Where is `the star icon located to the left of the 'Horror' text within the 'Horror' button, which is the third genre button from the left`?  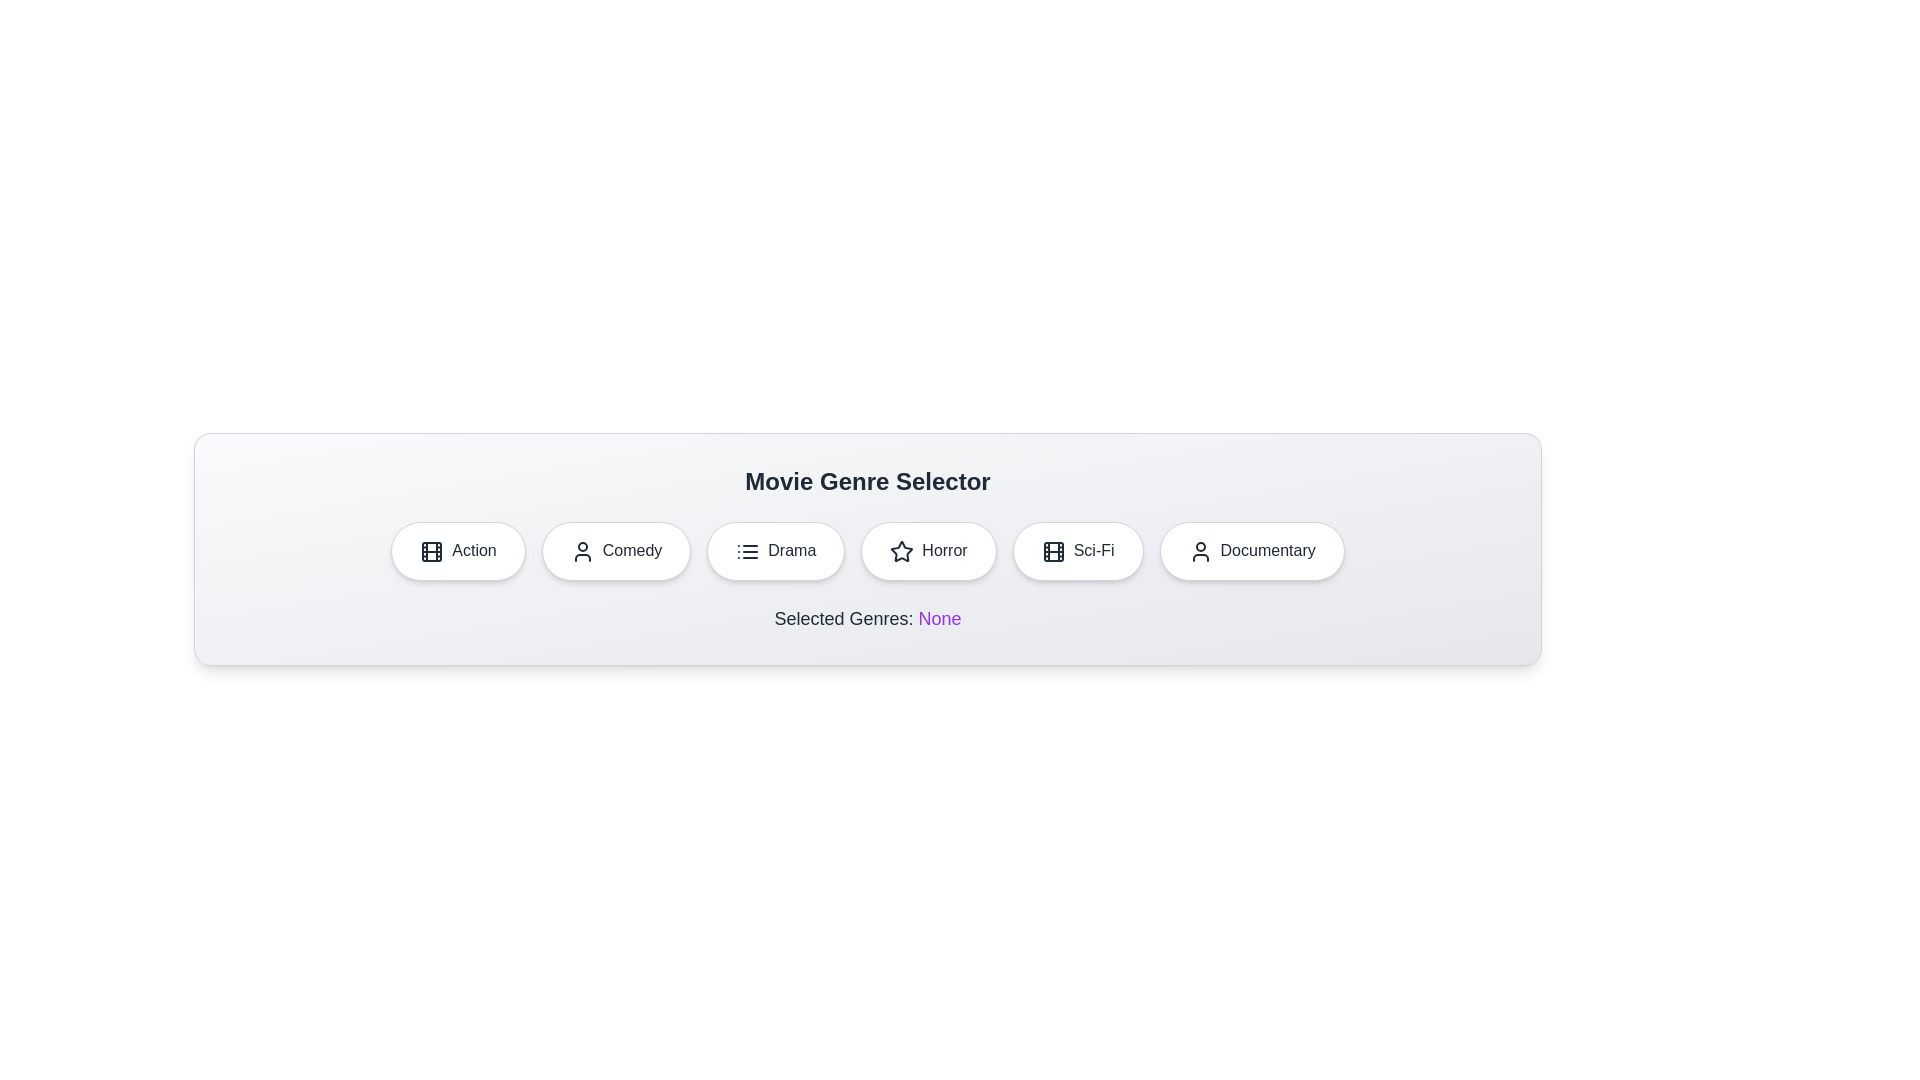
the star icon located to the left of the 'Horror' text within the 'Horror' button, which is the third genre button from the left is located at coordinates (901, 551).